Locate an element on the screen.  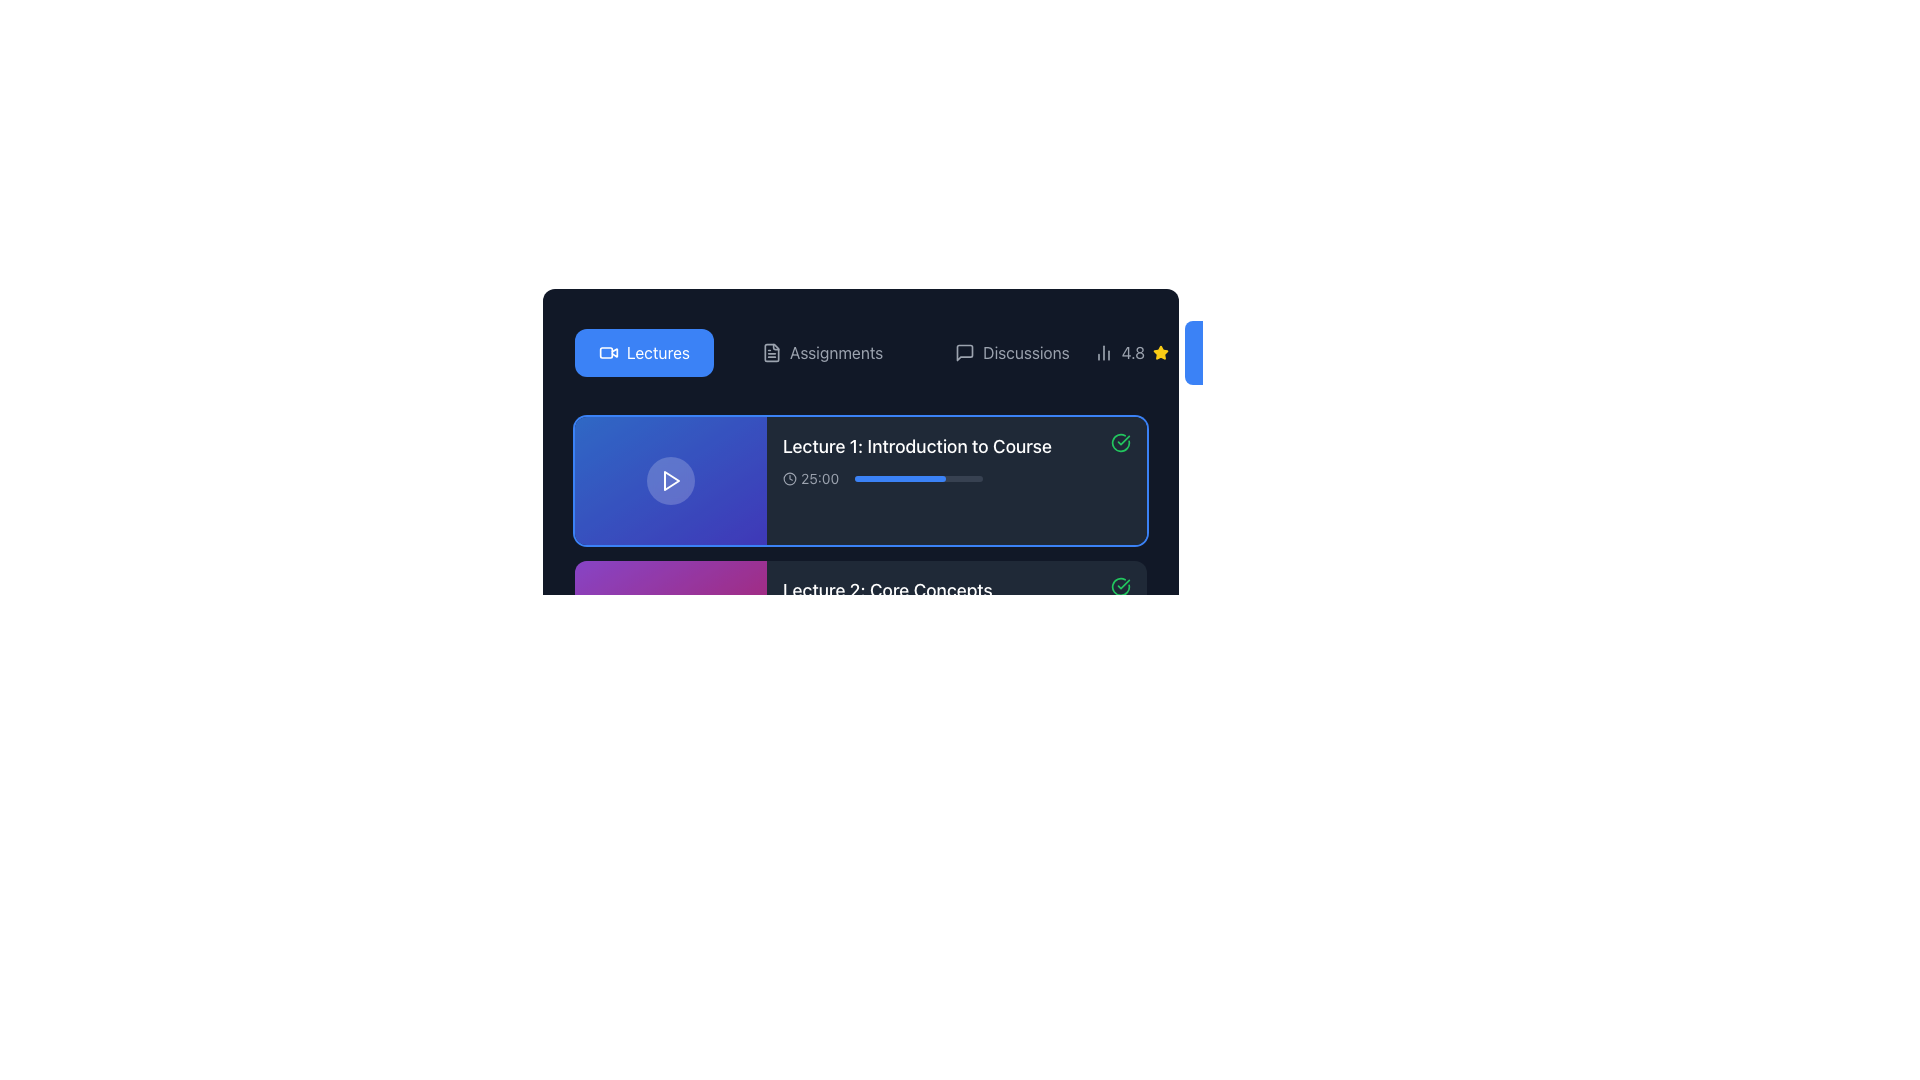
the 'Discussions' text label in the top navigation bar is located at coordinates (1026, 352).